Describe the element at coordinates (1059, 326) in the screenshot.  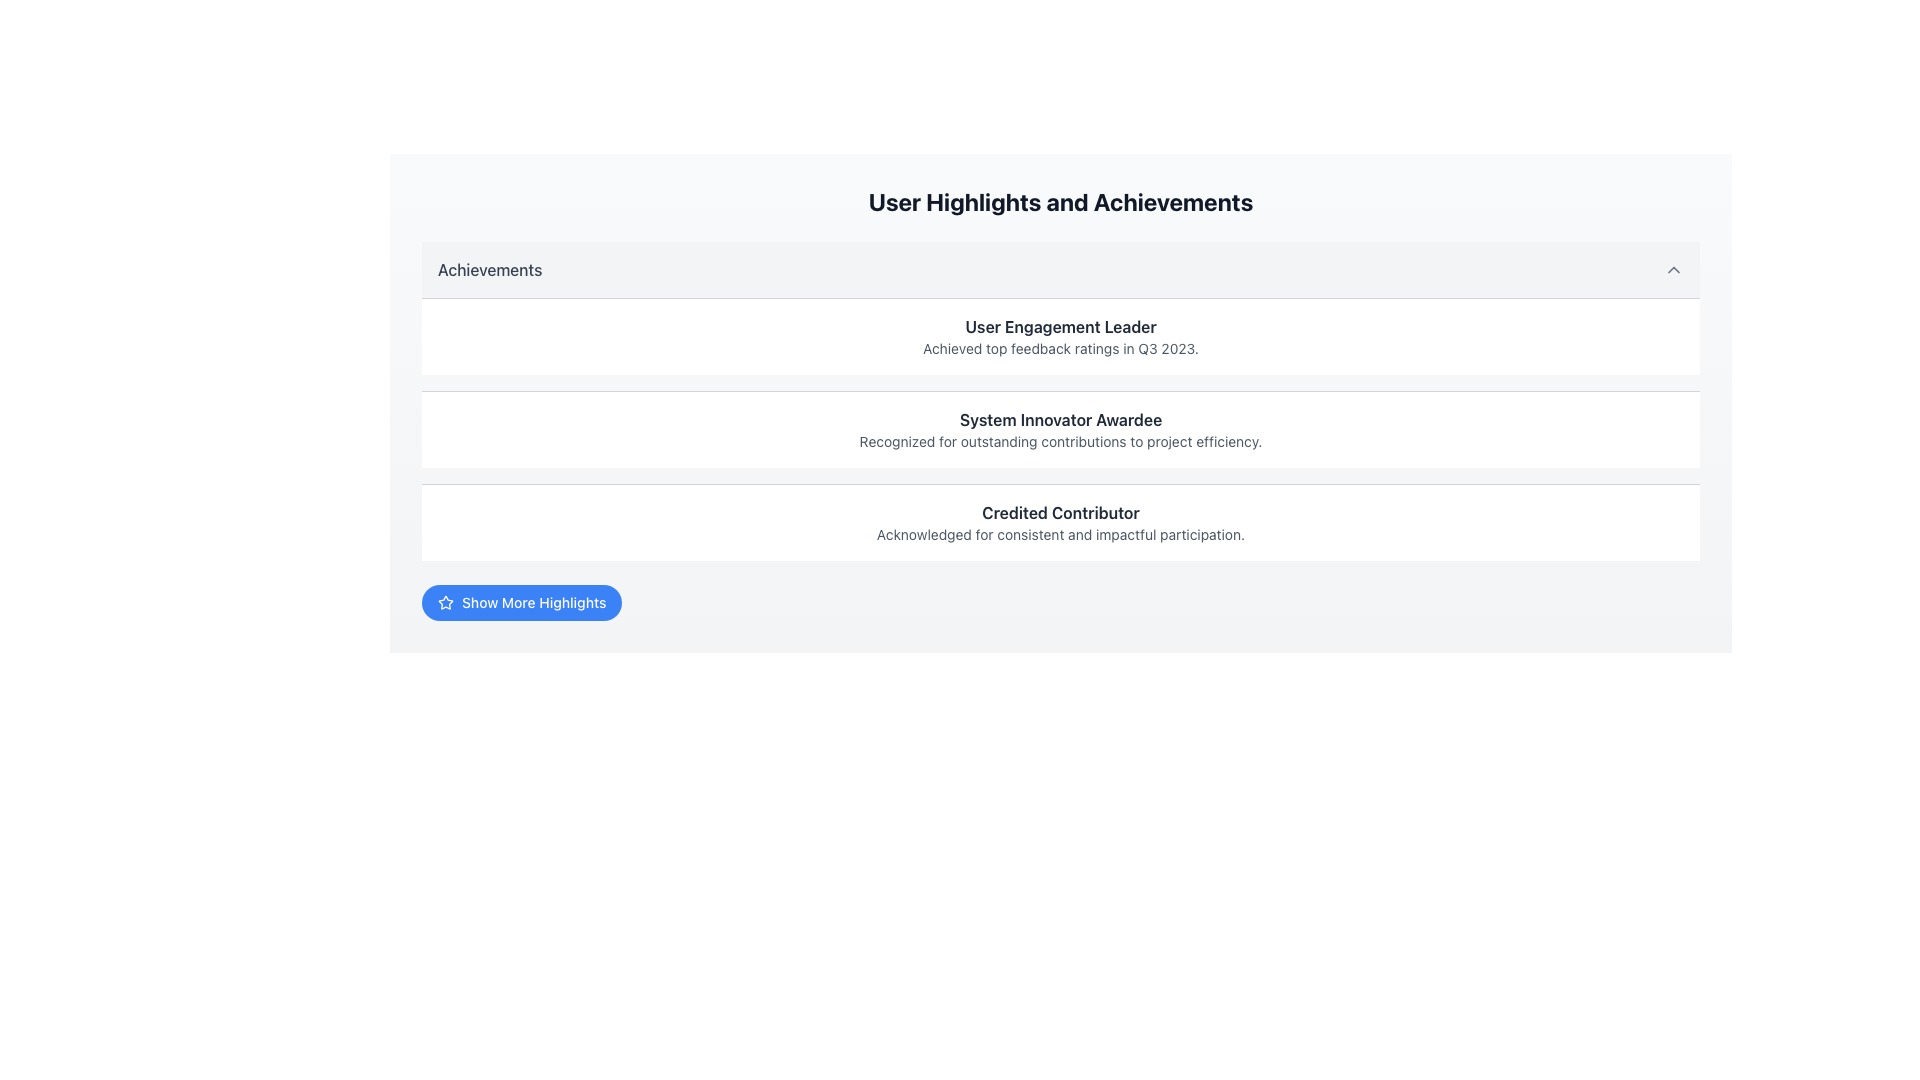
I see `the static text label that serves as a heading or title for the first achievement card, providing a summary of the content within the card` at that location.